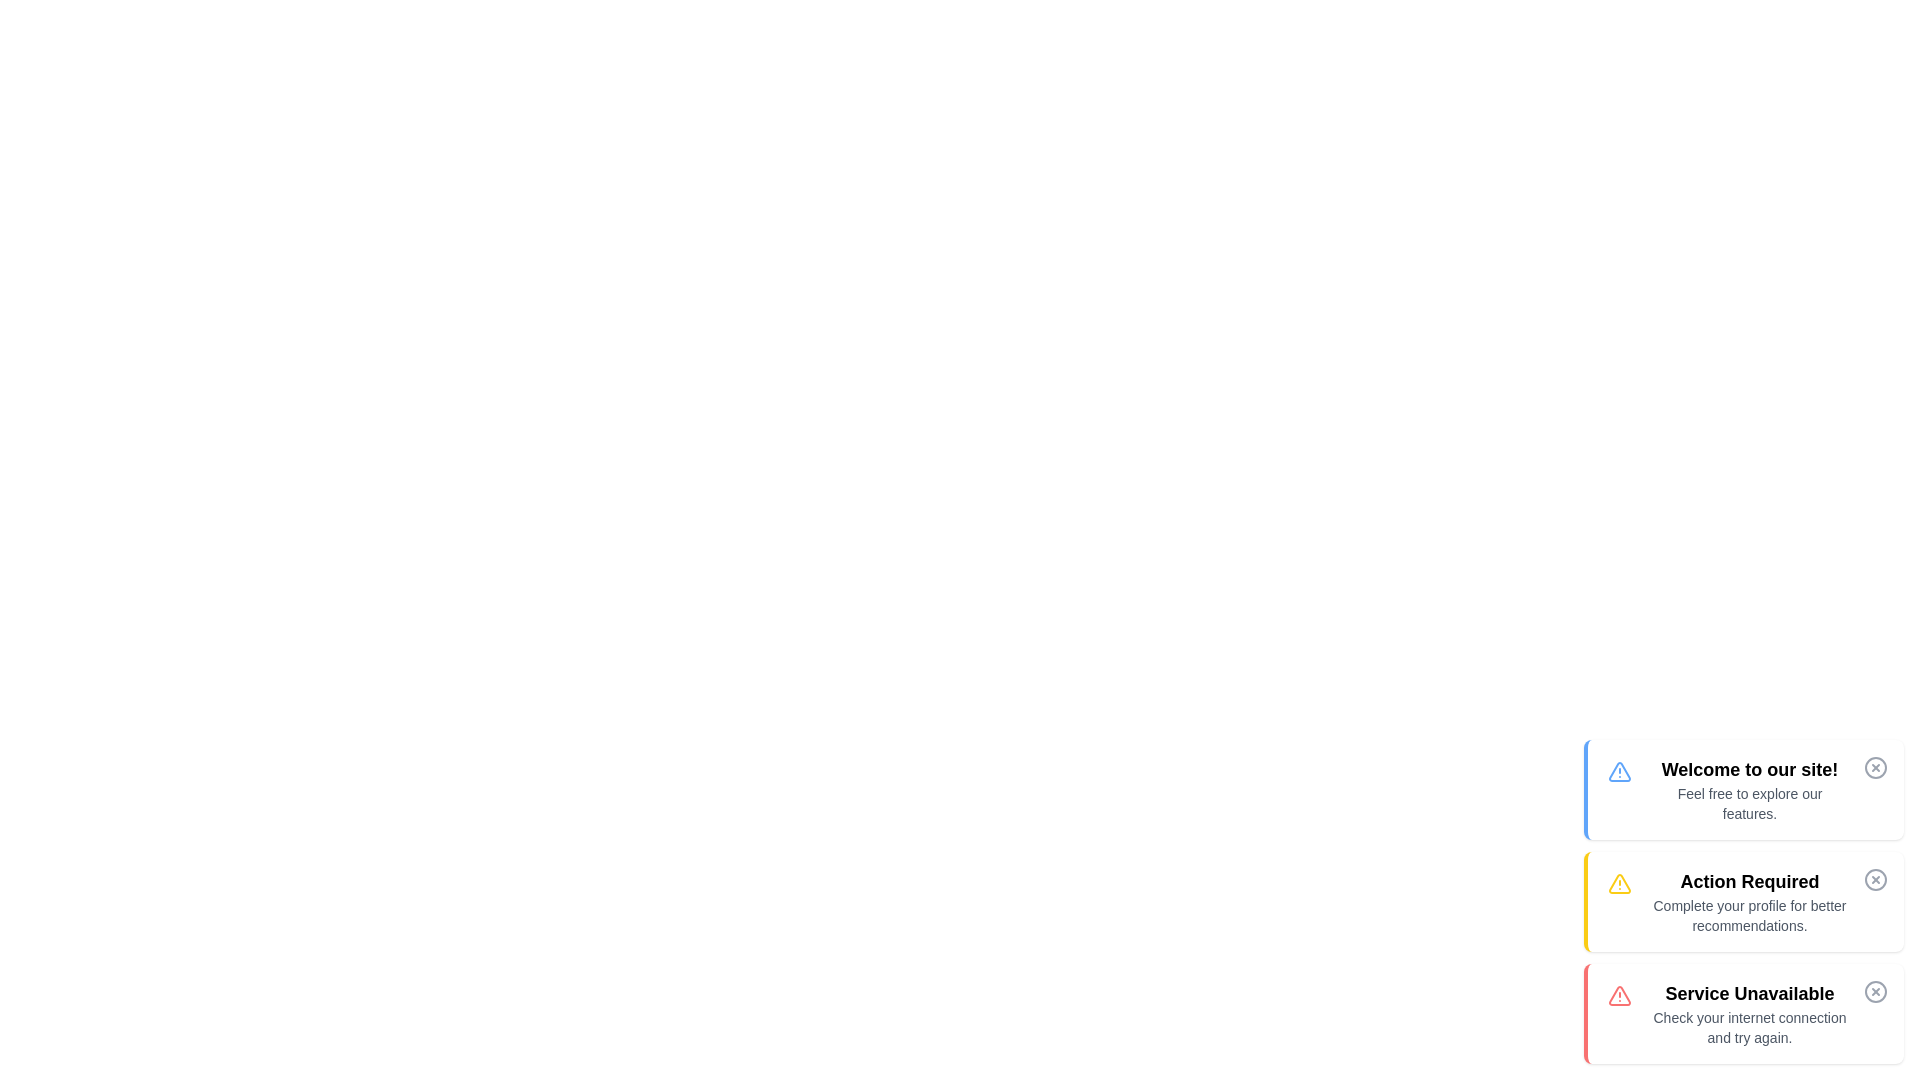 This screenshot has width=1920, height=1080. What do you see at coordinates (1749, 802) in the screenshot?
I see `the text block displaying 'Feel free` at bounding box center [1749, 802].